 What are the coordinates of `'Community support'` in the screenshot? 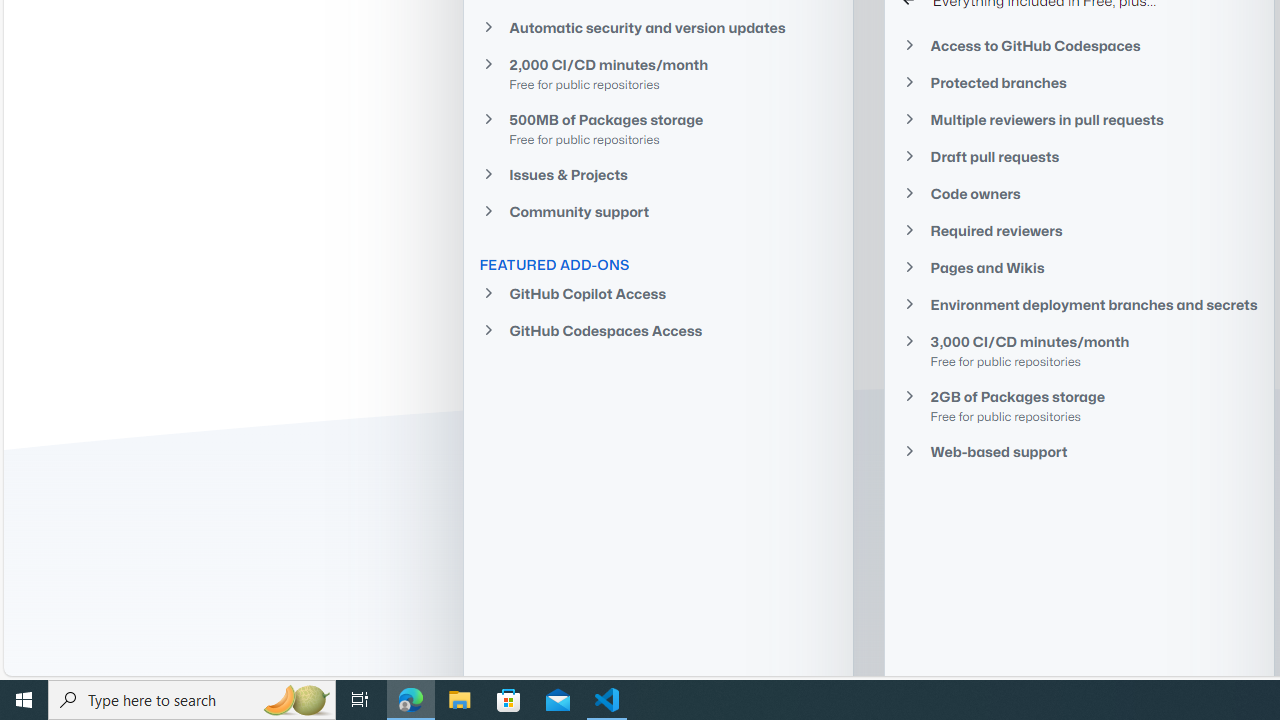 It's located at (657, 211).